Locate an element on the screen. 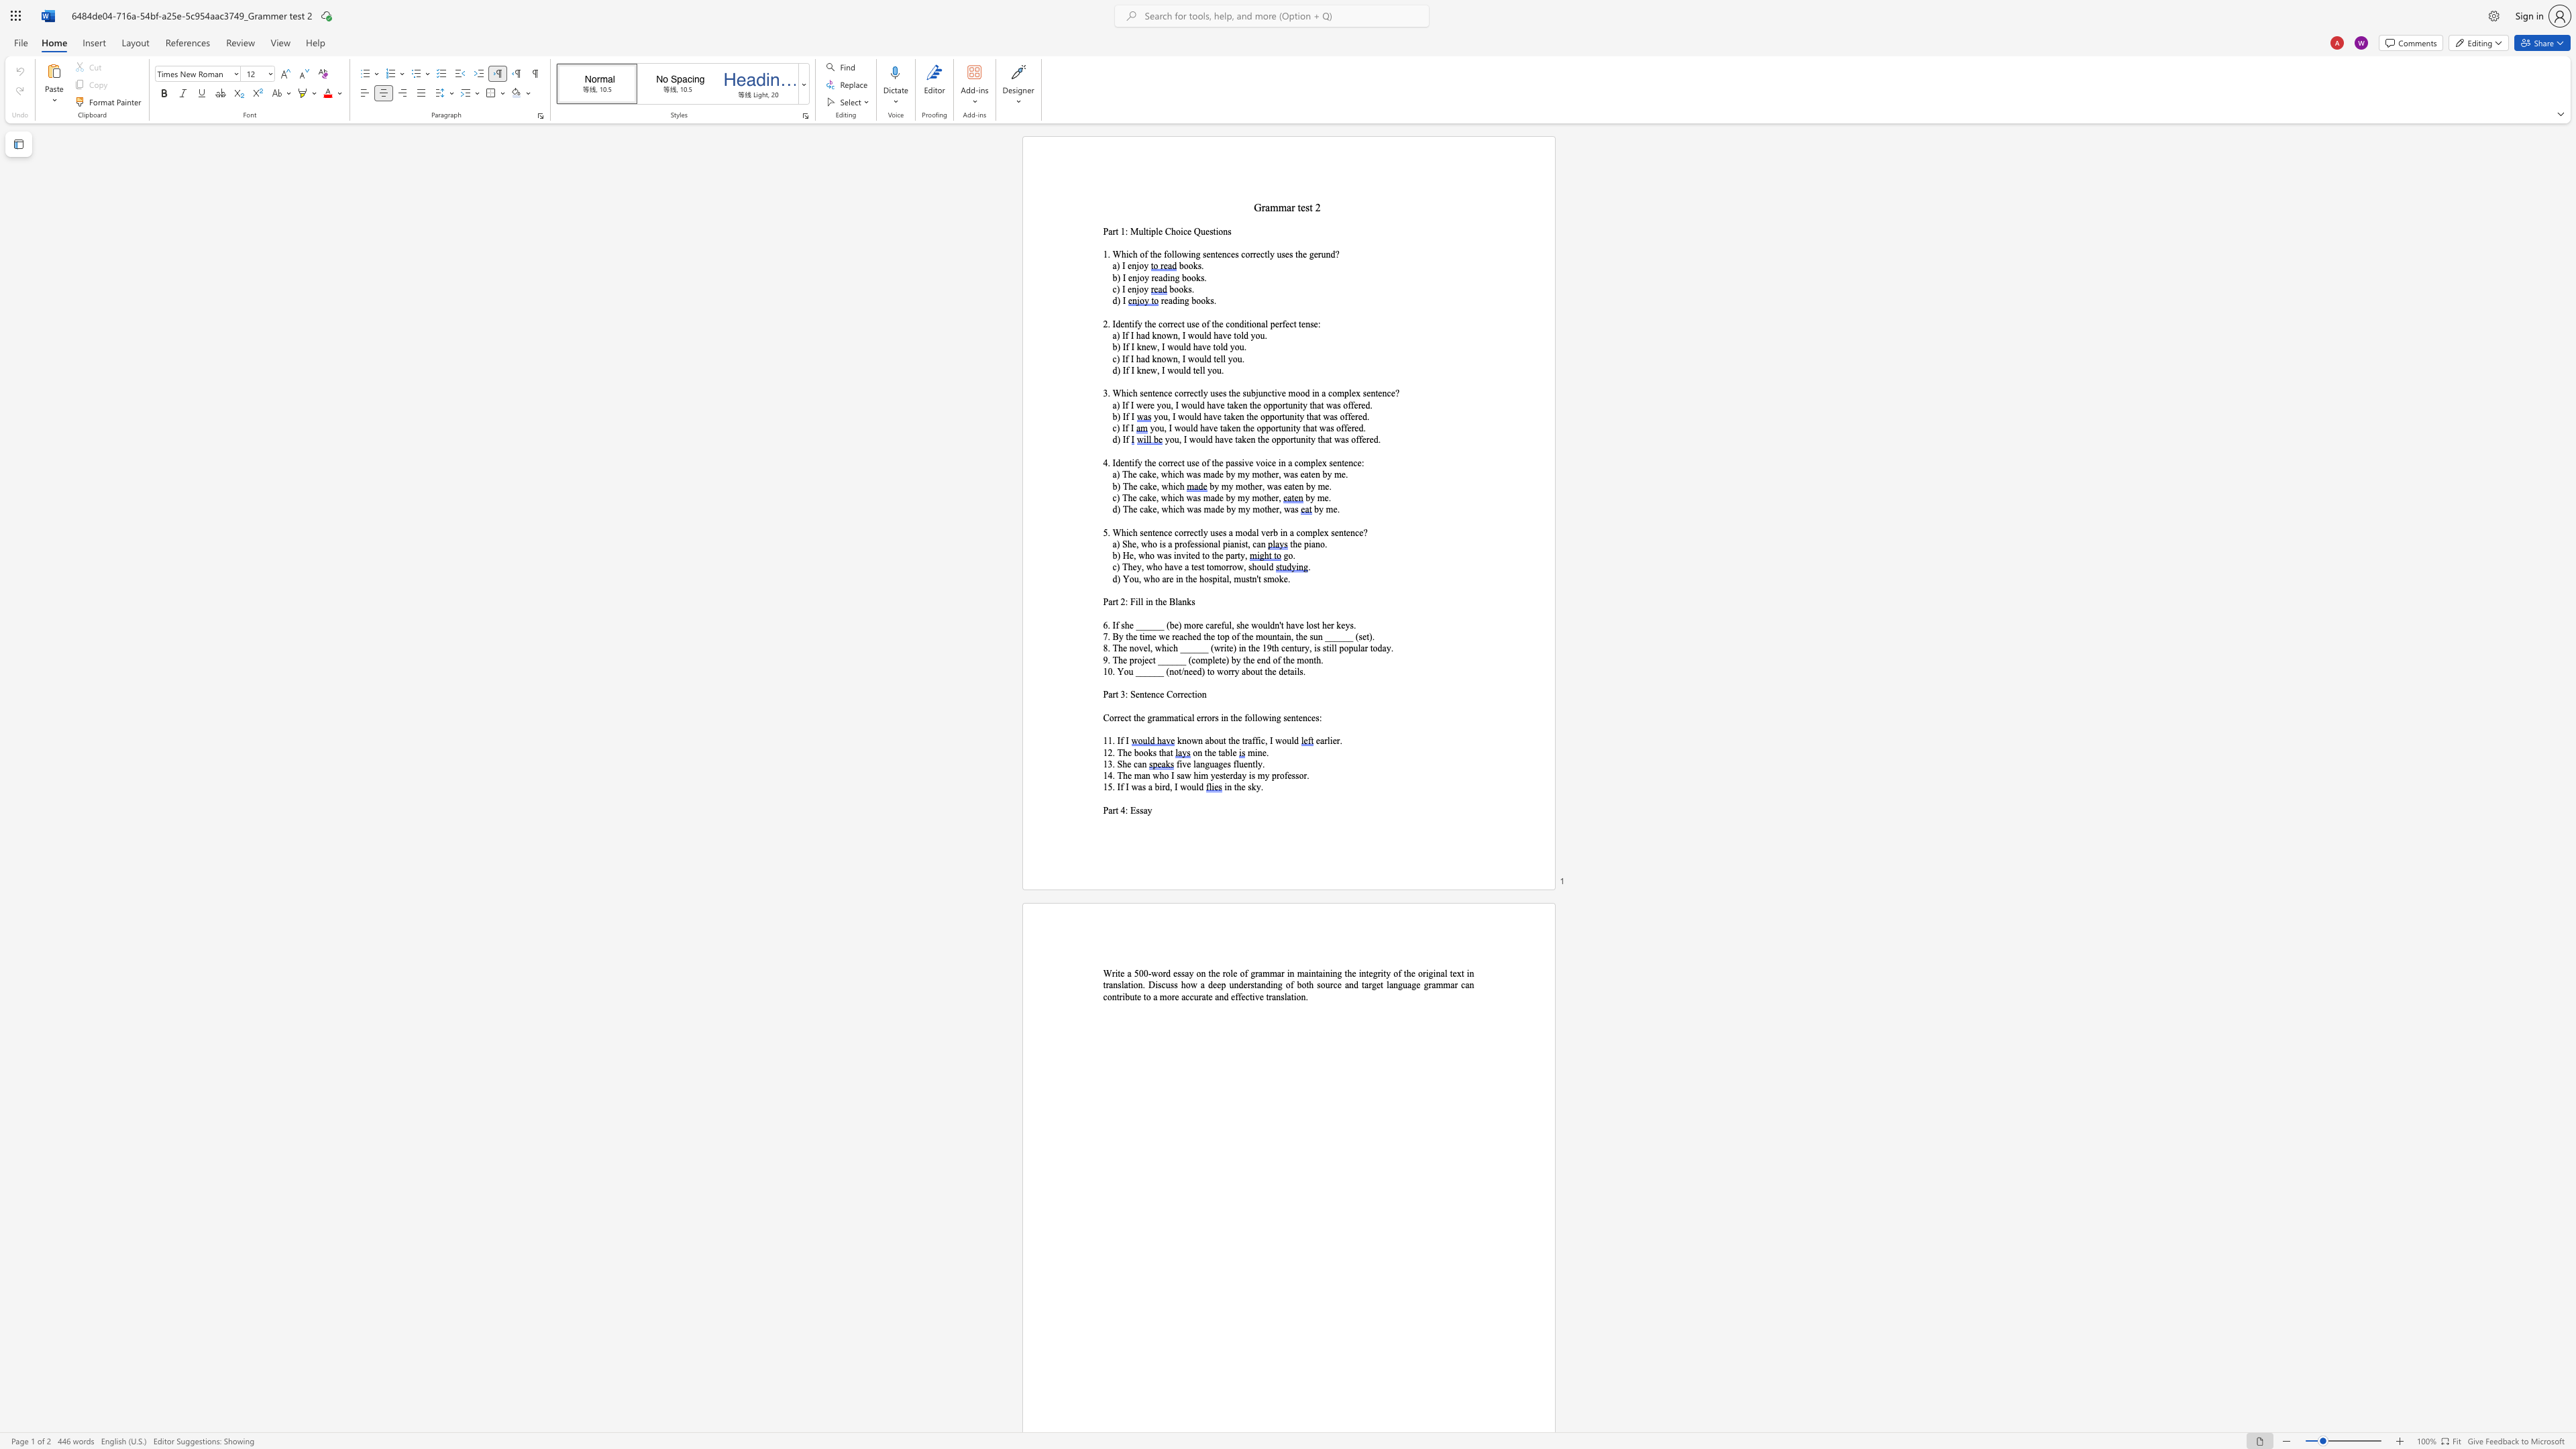 This screenshot has height=1449, width=2576. the subset text "I en" within the text "c) I enjoy" is located at coordinates (1122, 288).